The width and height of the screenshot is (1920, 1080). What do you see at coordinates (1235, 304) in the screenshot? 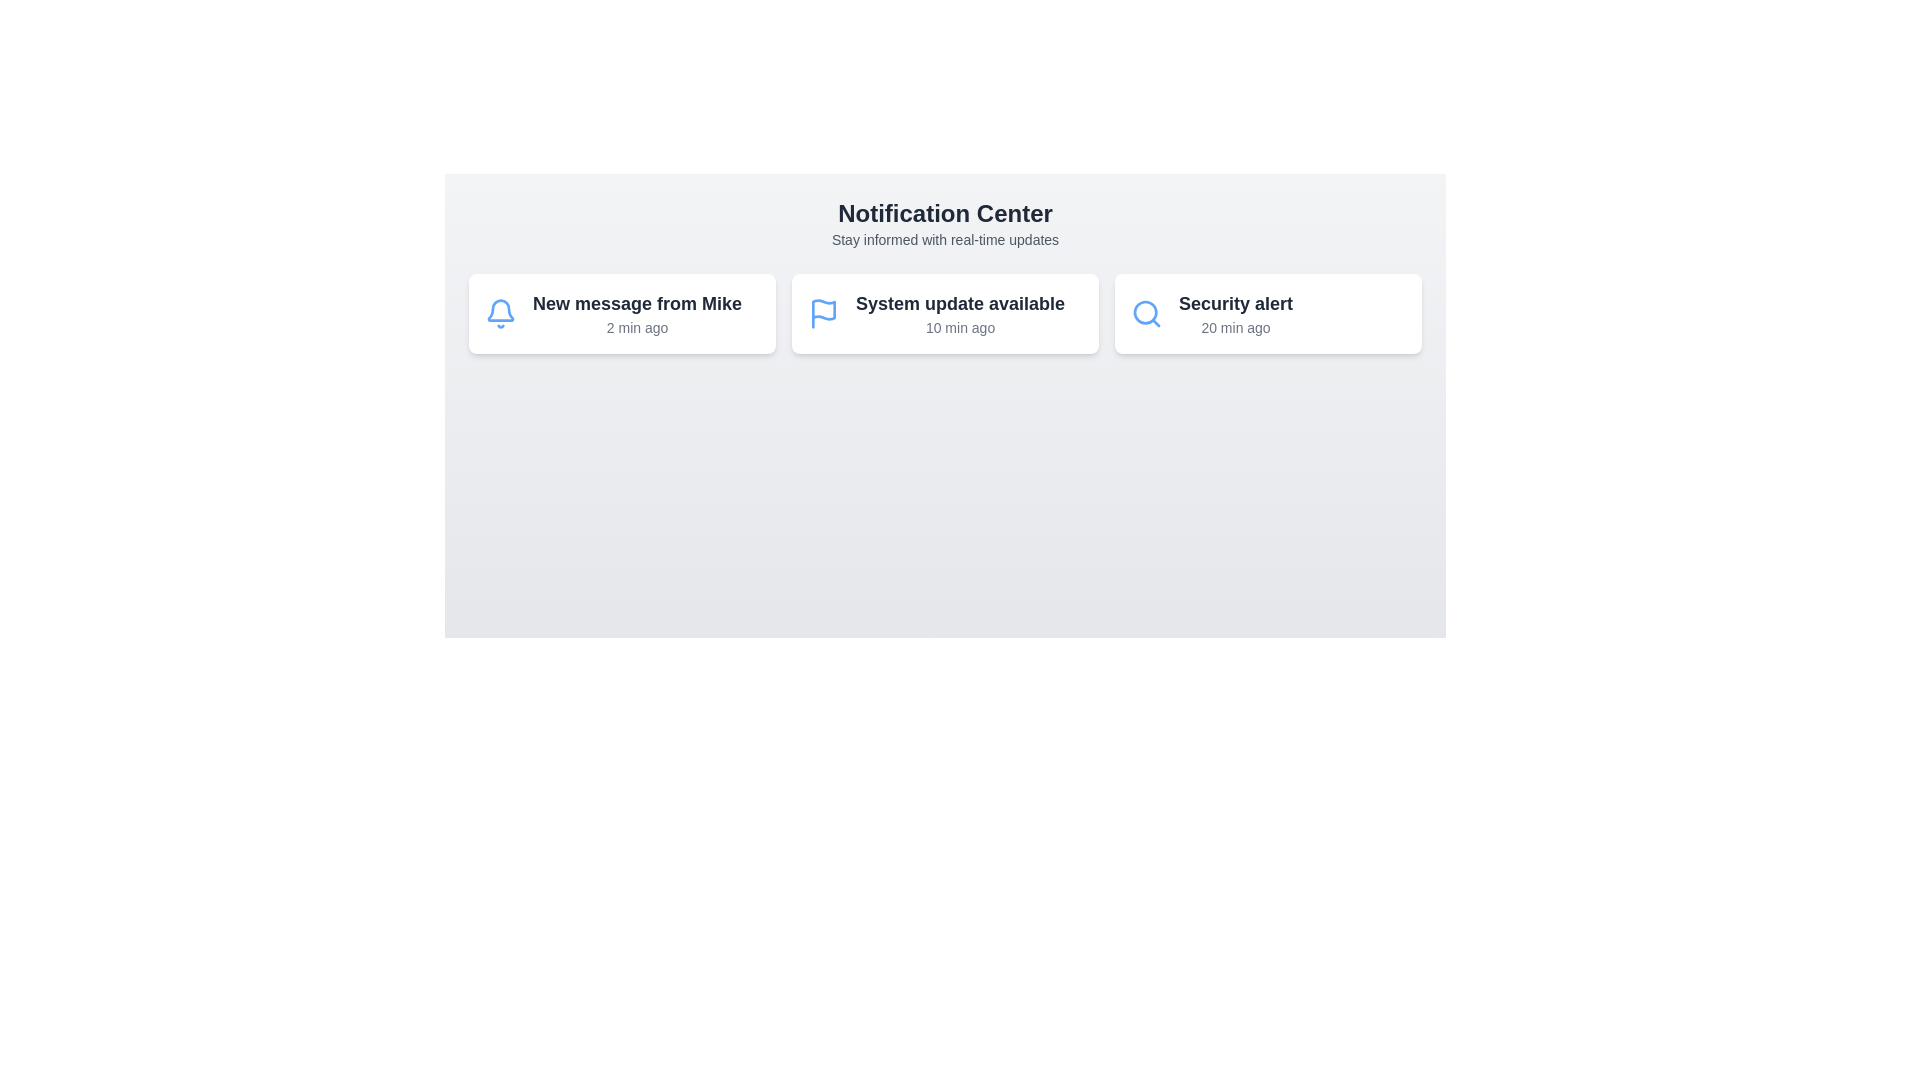
I see `the 'Security alert' text label, which is styled in a large bold font and positioned in the rightmost notification card under the 'Notification Center'` at bounding box center [1235, 304].